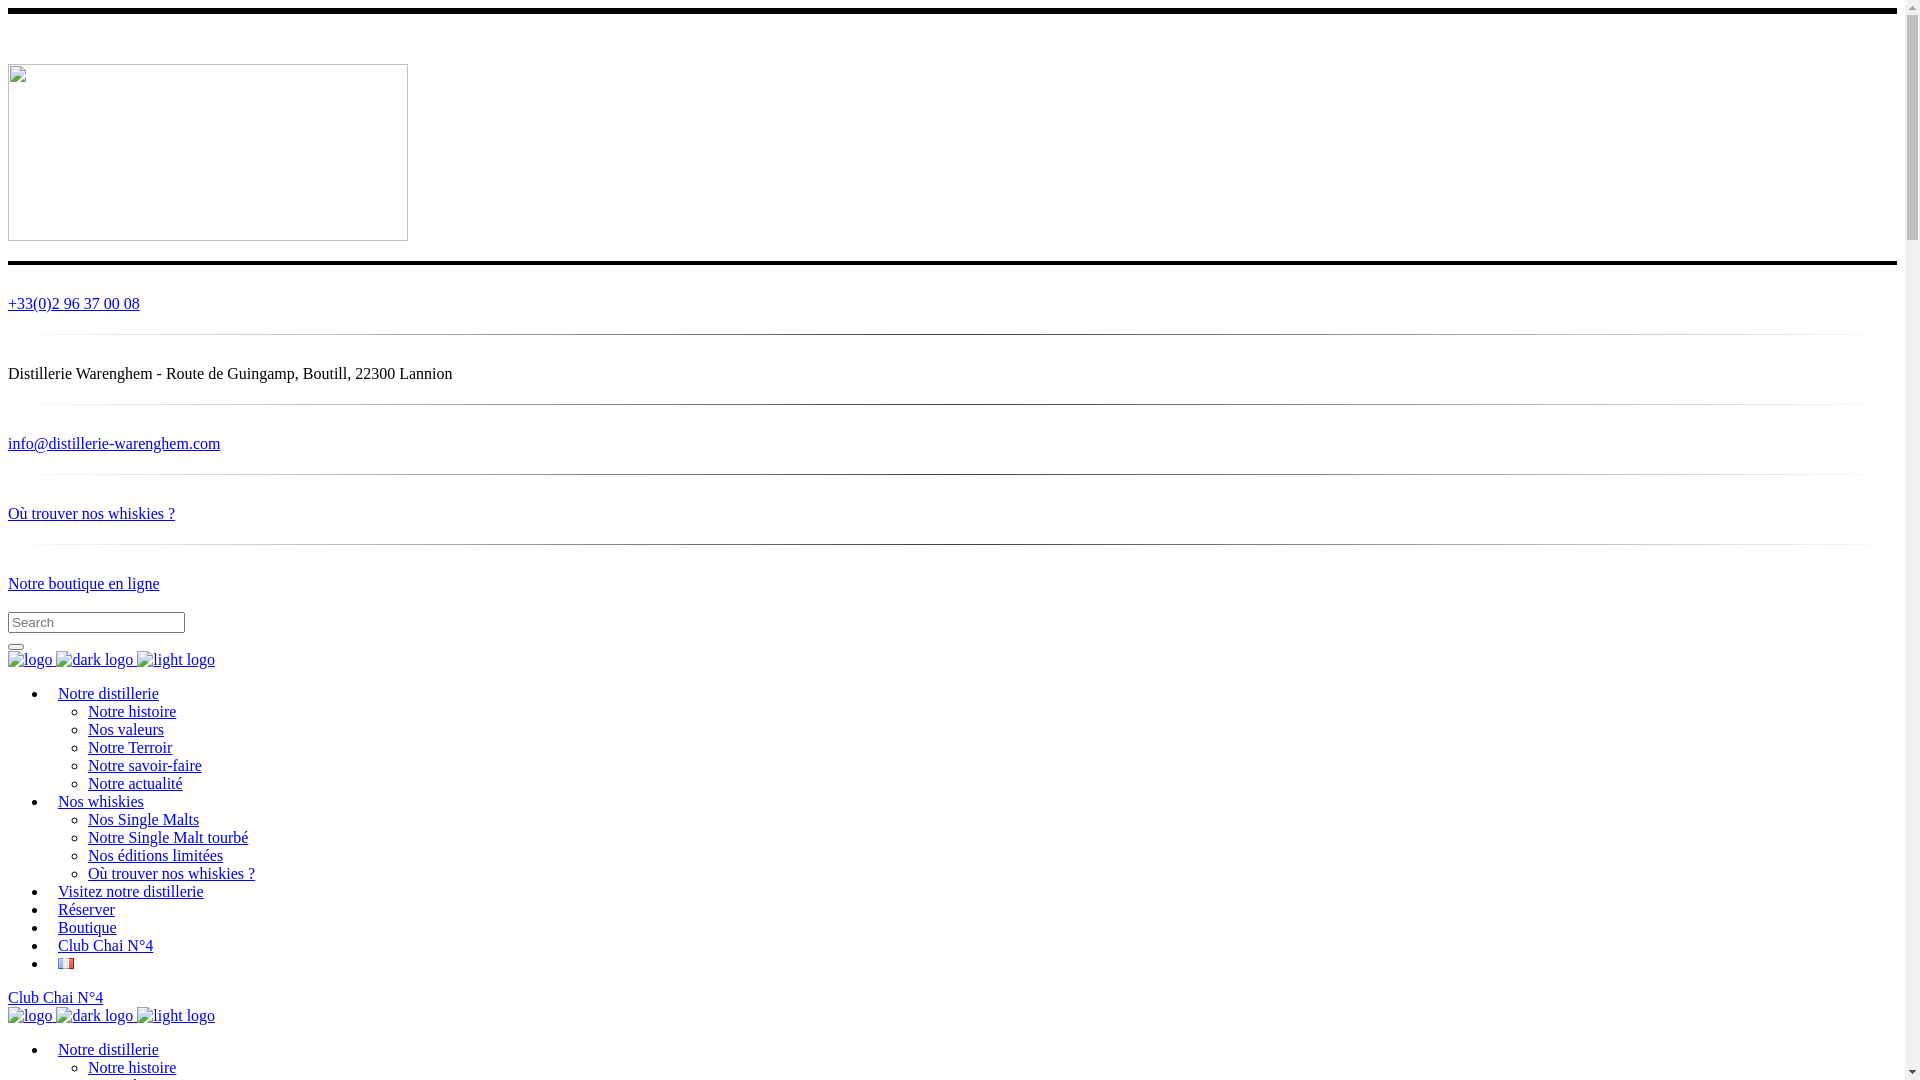 This screenshot has width=1920, height=1080. Describe the element at coordinates (951, 450) in the screenshot. I see `'info@distillerie-warenghem.com'` at that location.